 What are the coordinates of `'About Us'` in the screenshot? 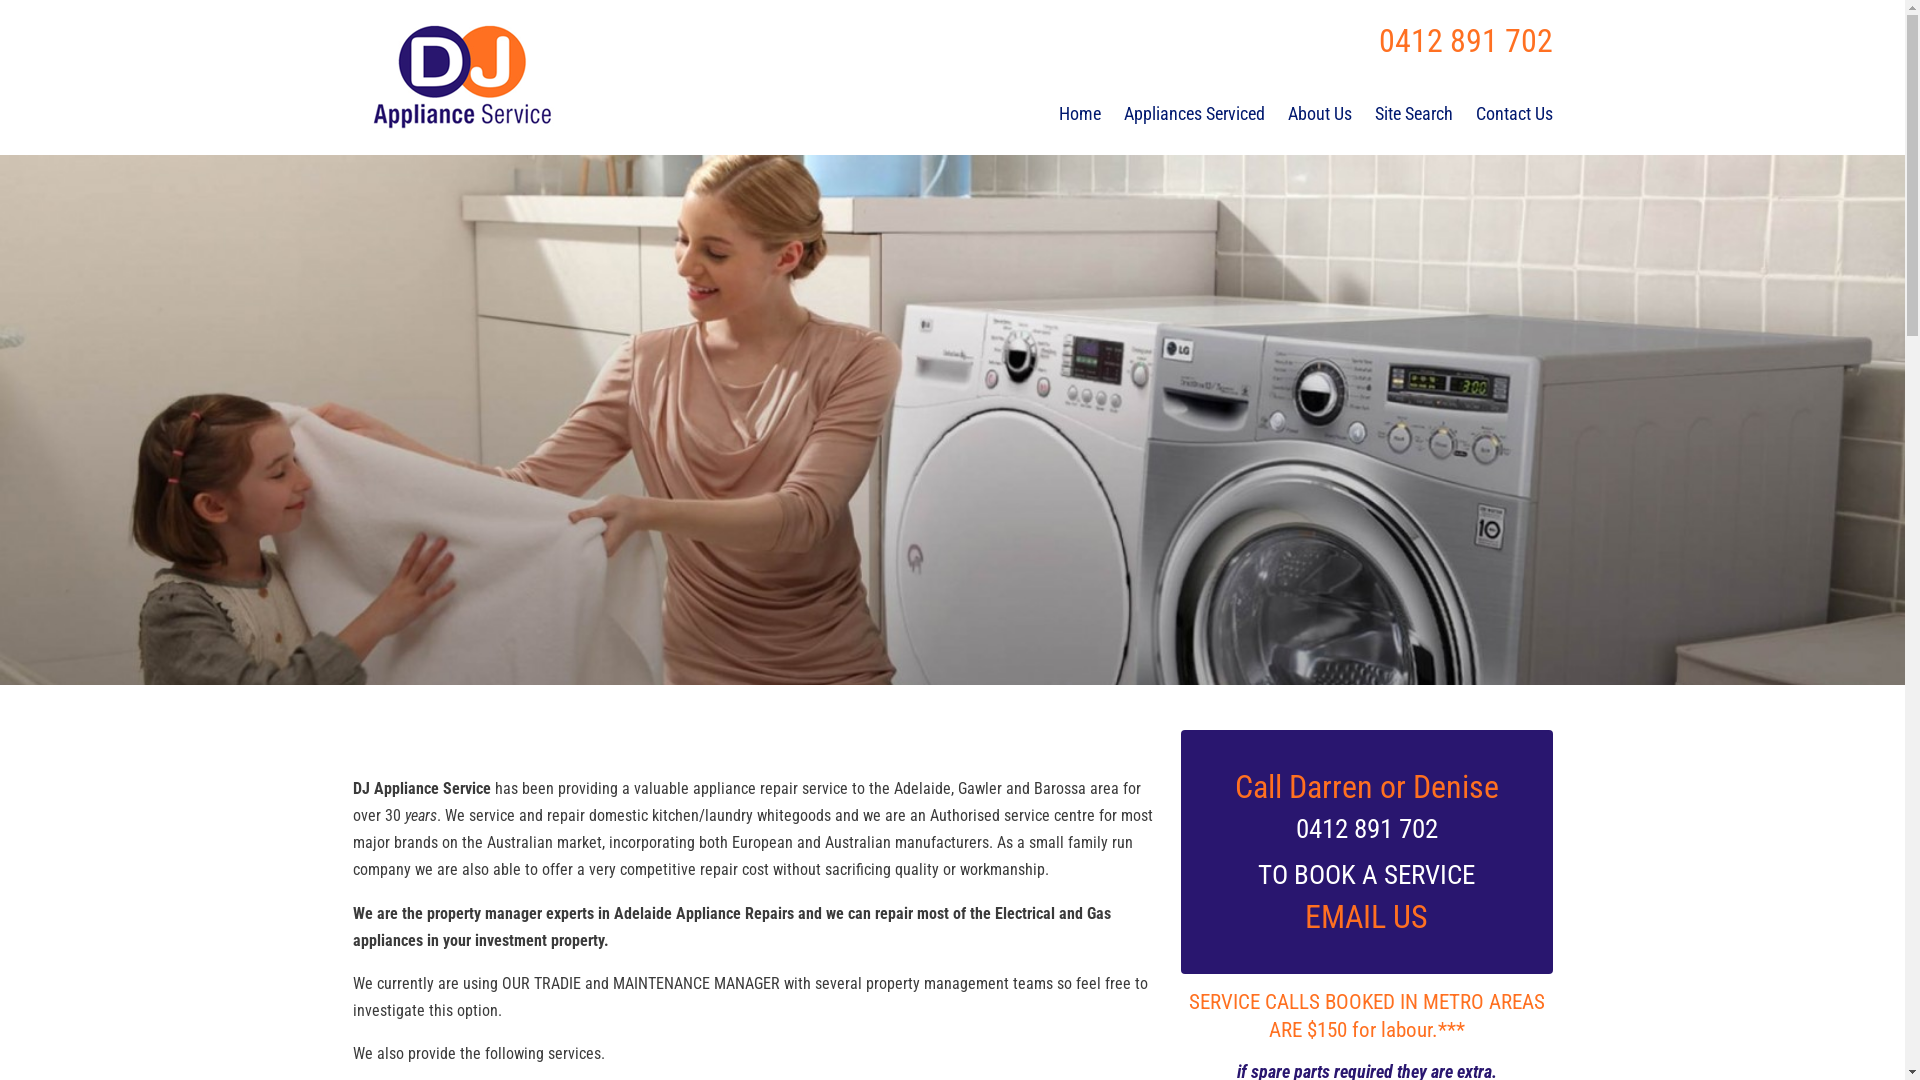 It's located at (1320, 114).